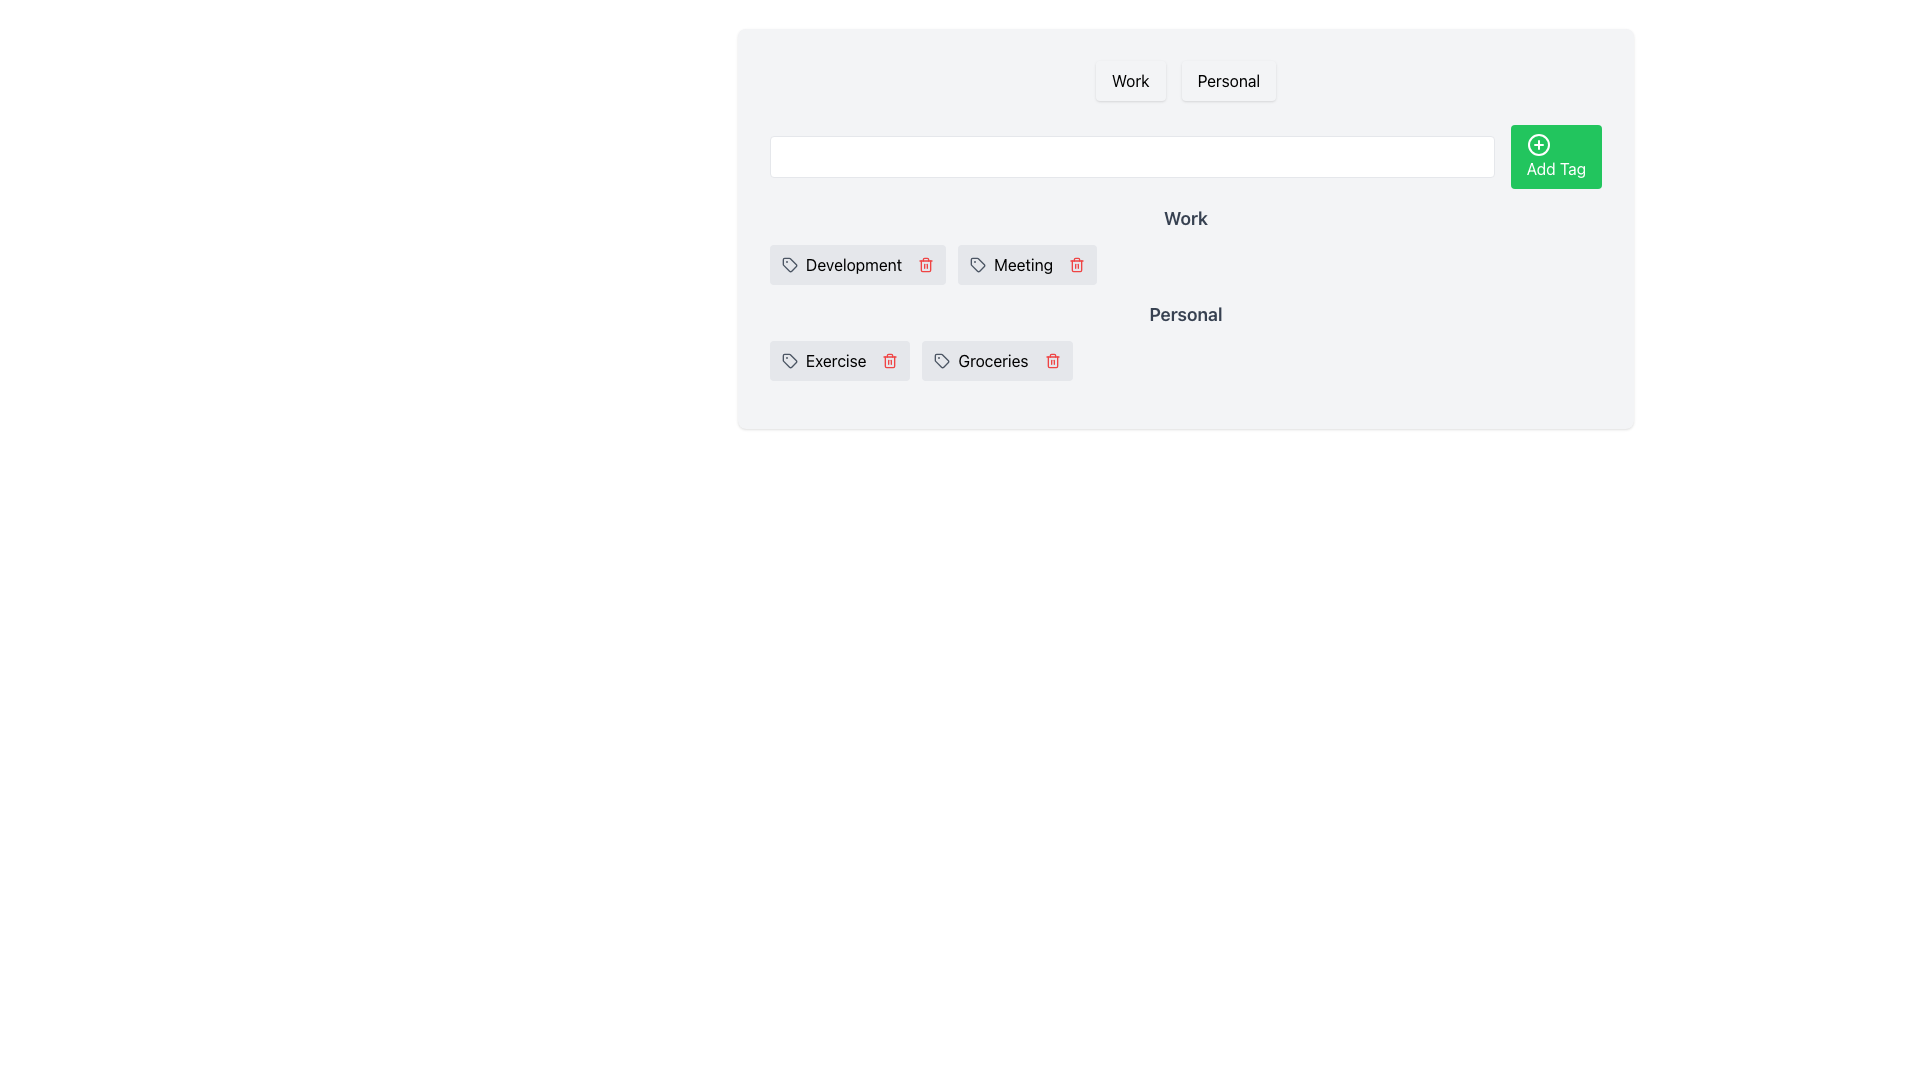 Image resolution: width=1920 pixels, height=1080 pixels. I want to click on the leftmost icon under the 'Meeting' button in the 'Work' section for identification purposes, so click(978, 264).